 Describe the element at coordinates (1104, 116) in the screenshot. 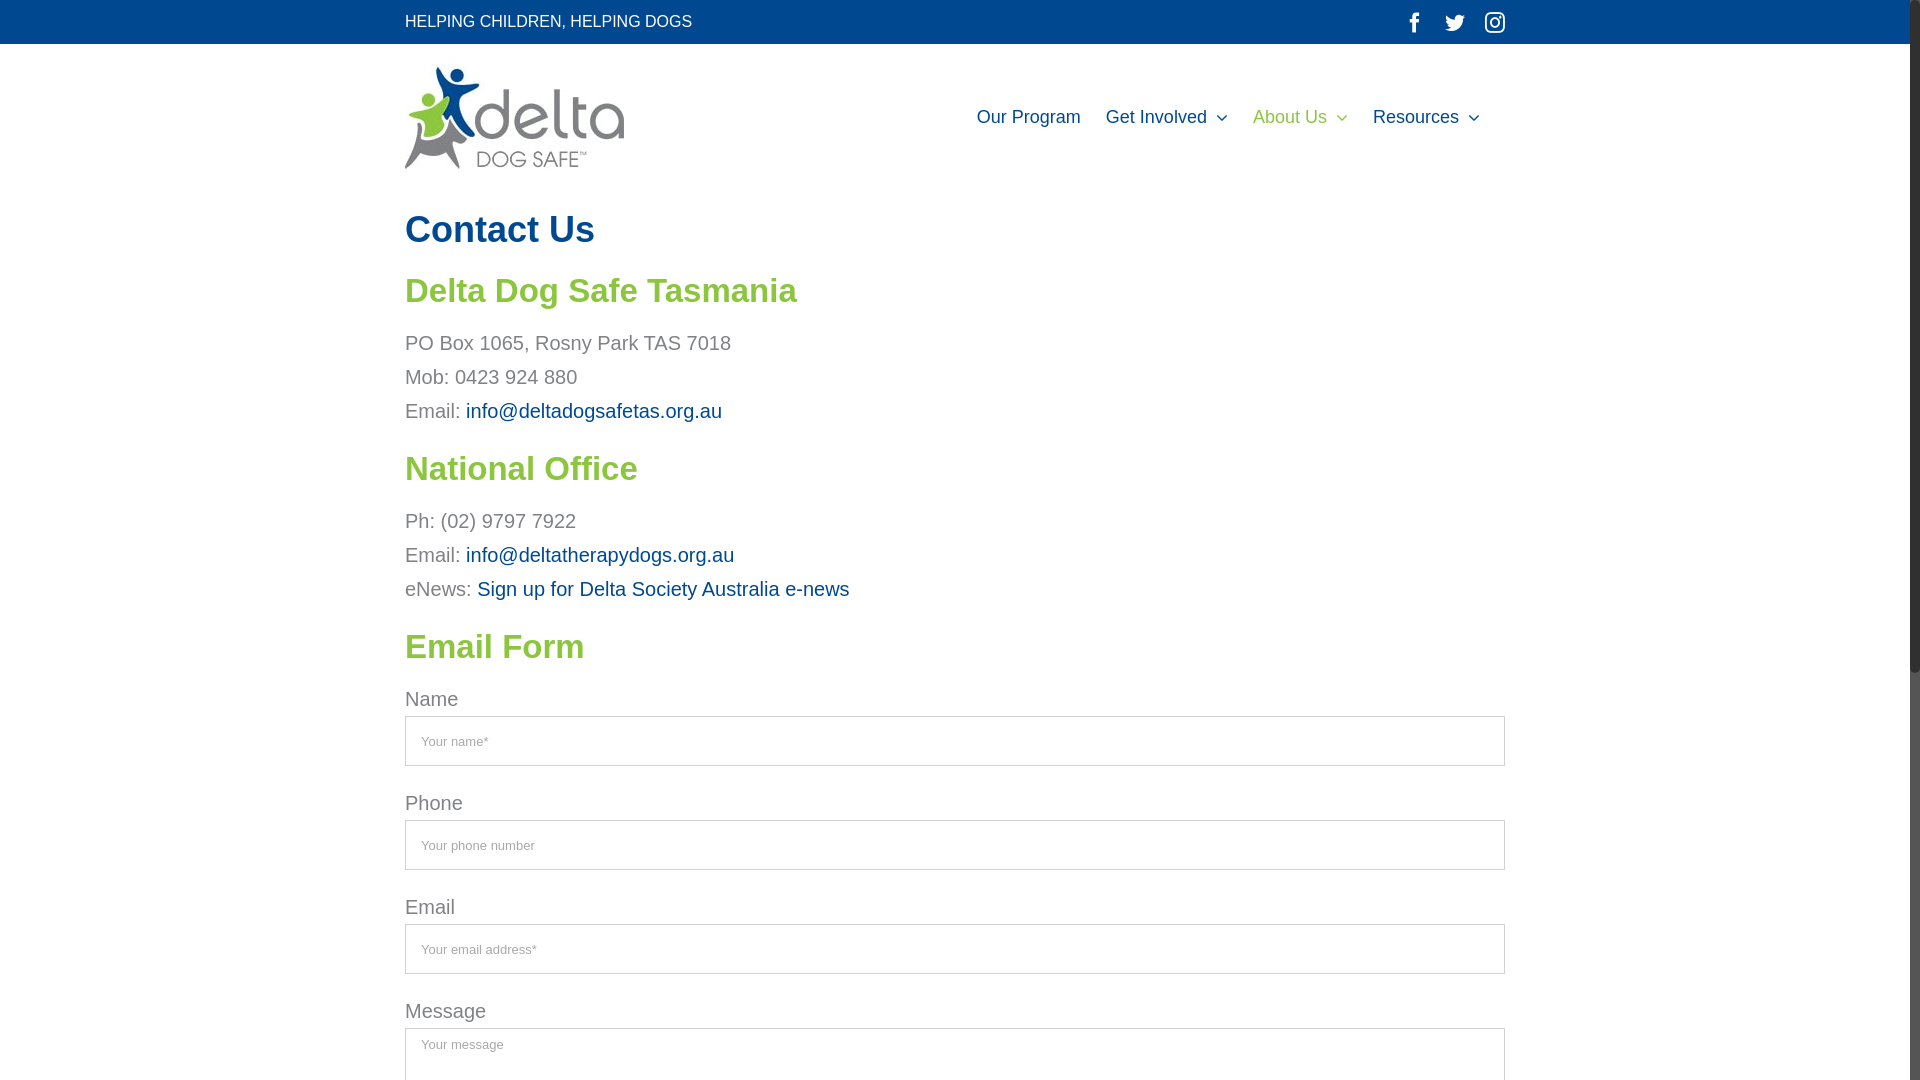

I see `'Get Involved'` at that location.